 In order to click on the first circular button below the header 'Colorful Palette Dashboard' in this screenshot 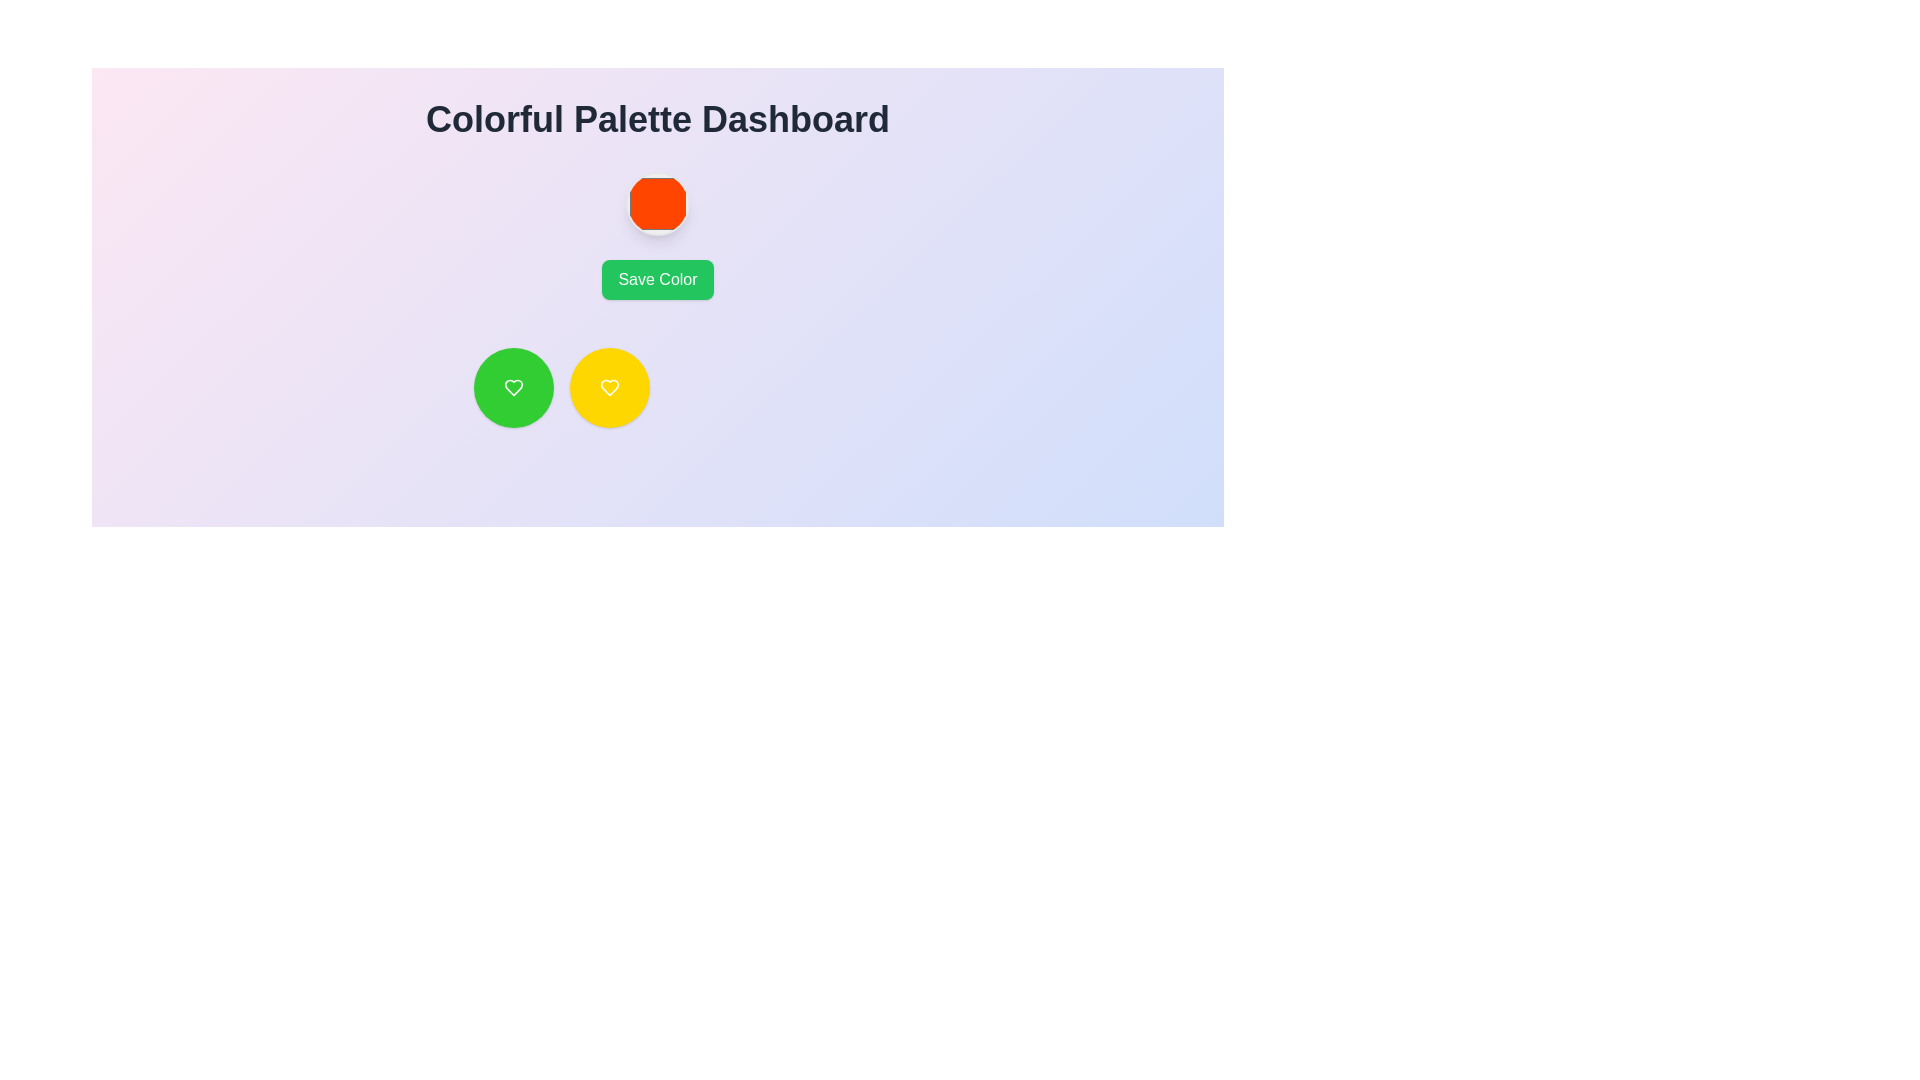, I will do `click(513, 388)`.